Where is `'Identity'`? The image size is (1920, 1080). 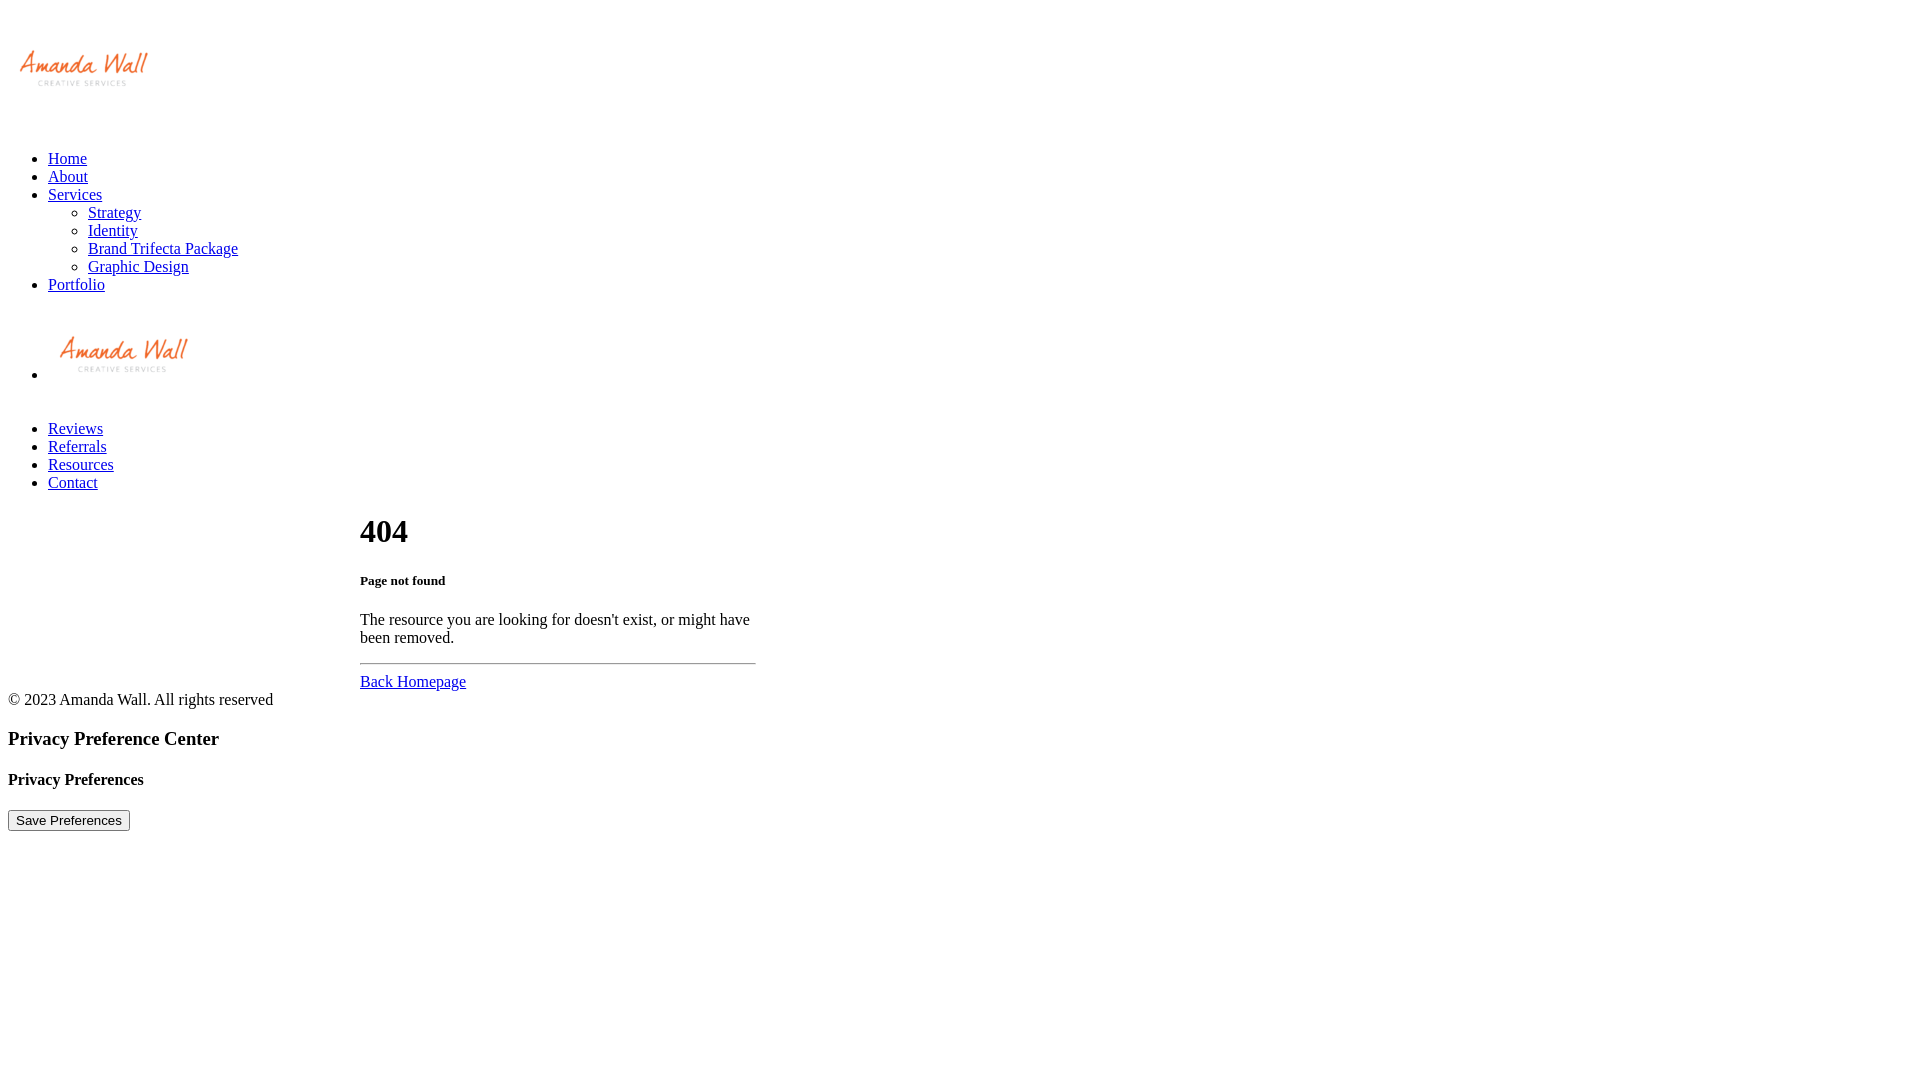
'Identity' is located at coordinates (112, 229).